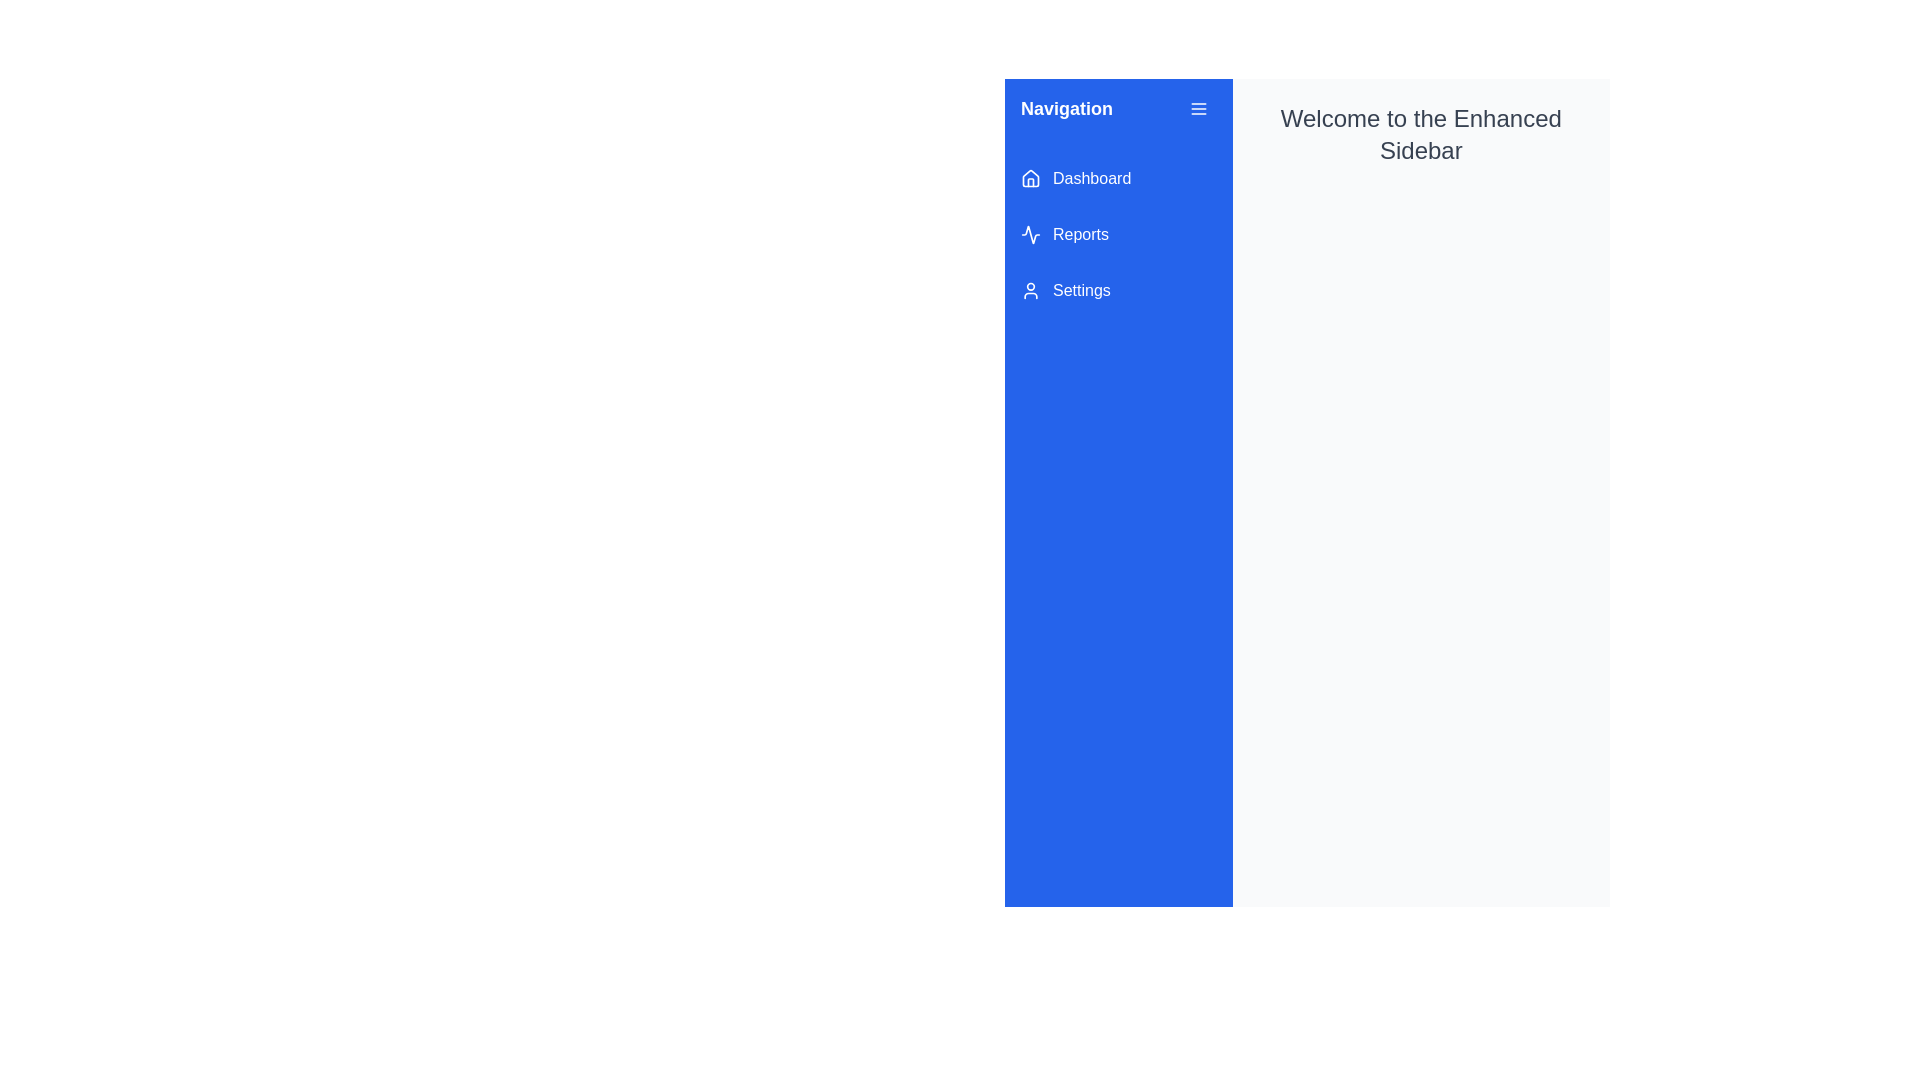 This screenshot has width=1920, height=1080. What do you see at coordinates (1031, 176) in the screenshot?
I see `the house-shaped icon in the sidebar adjacent to the 'Dashboard' text` at bounding box center [1031, 176].